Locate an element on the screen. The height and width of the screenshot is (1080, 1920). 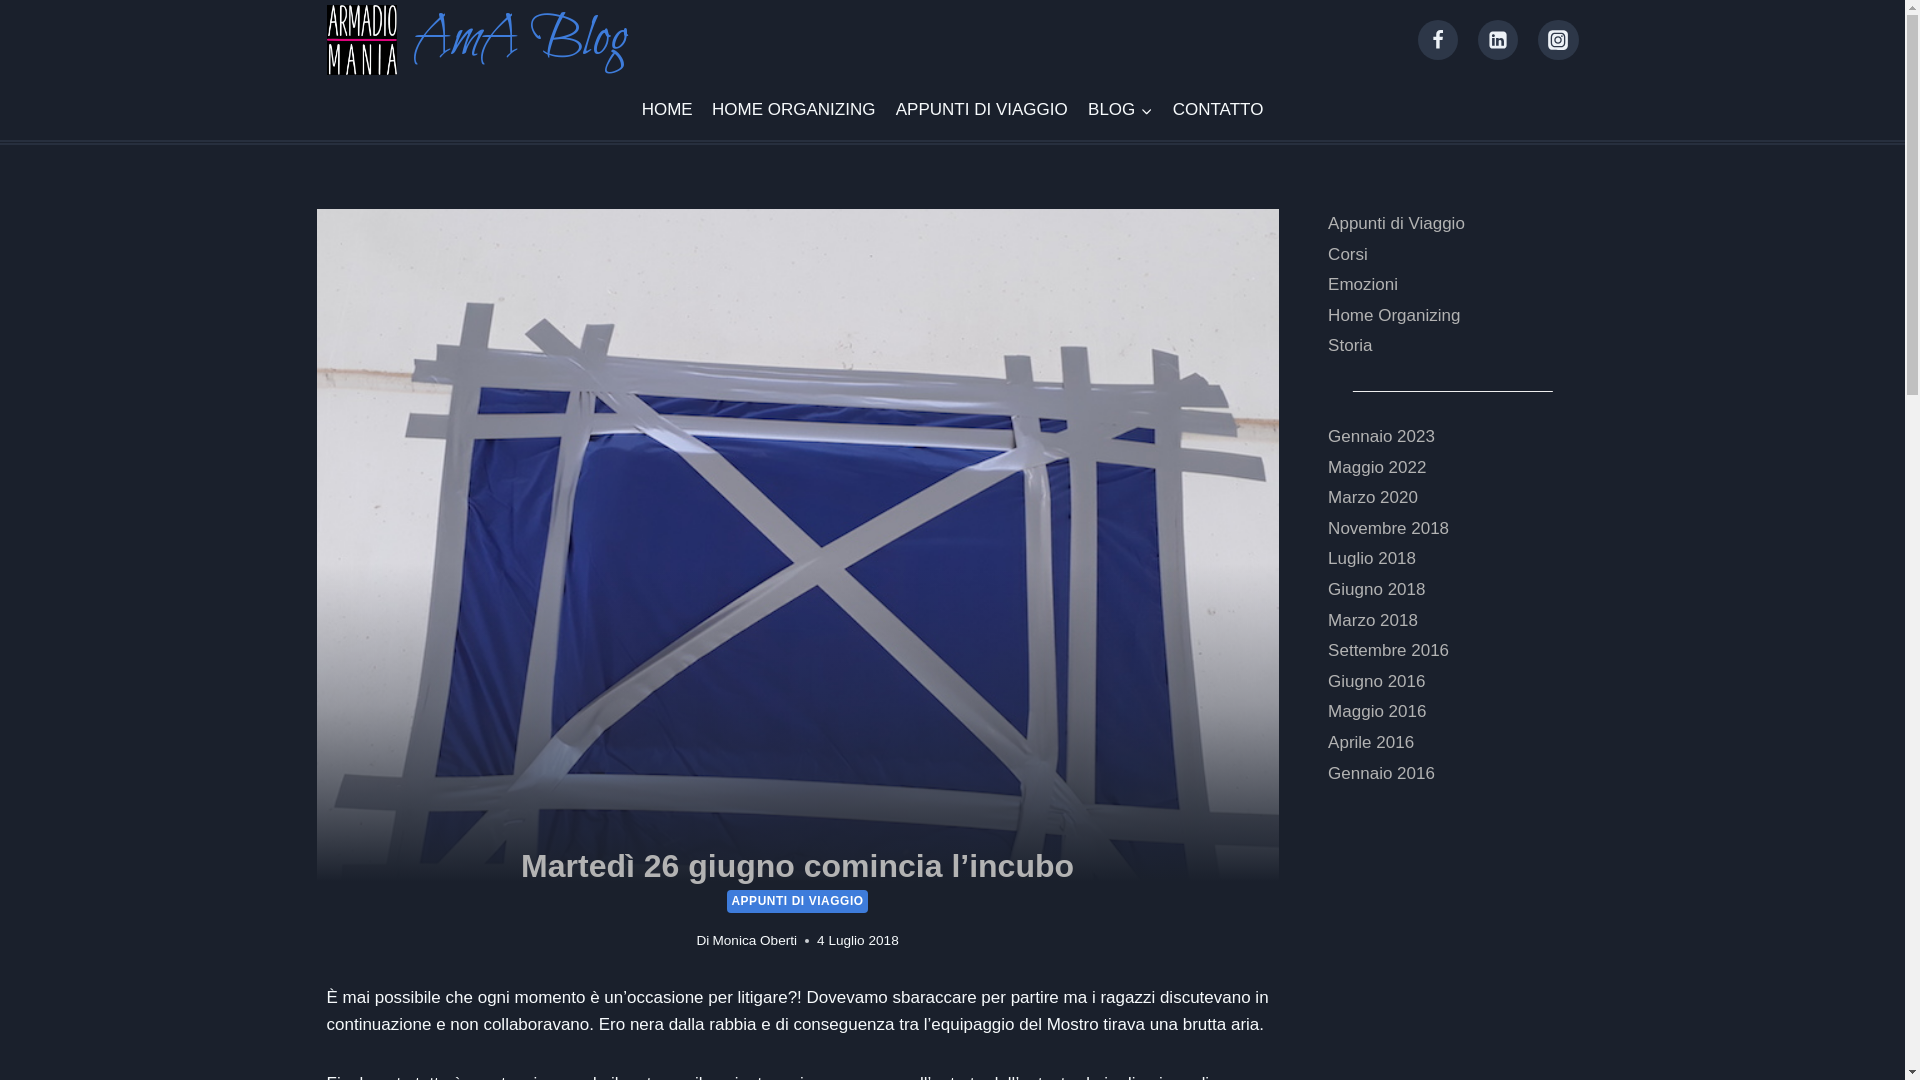
'Luglio 2018' is located at coordinates (1371, 558).